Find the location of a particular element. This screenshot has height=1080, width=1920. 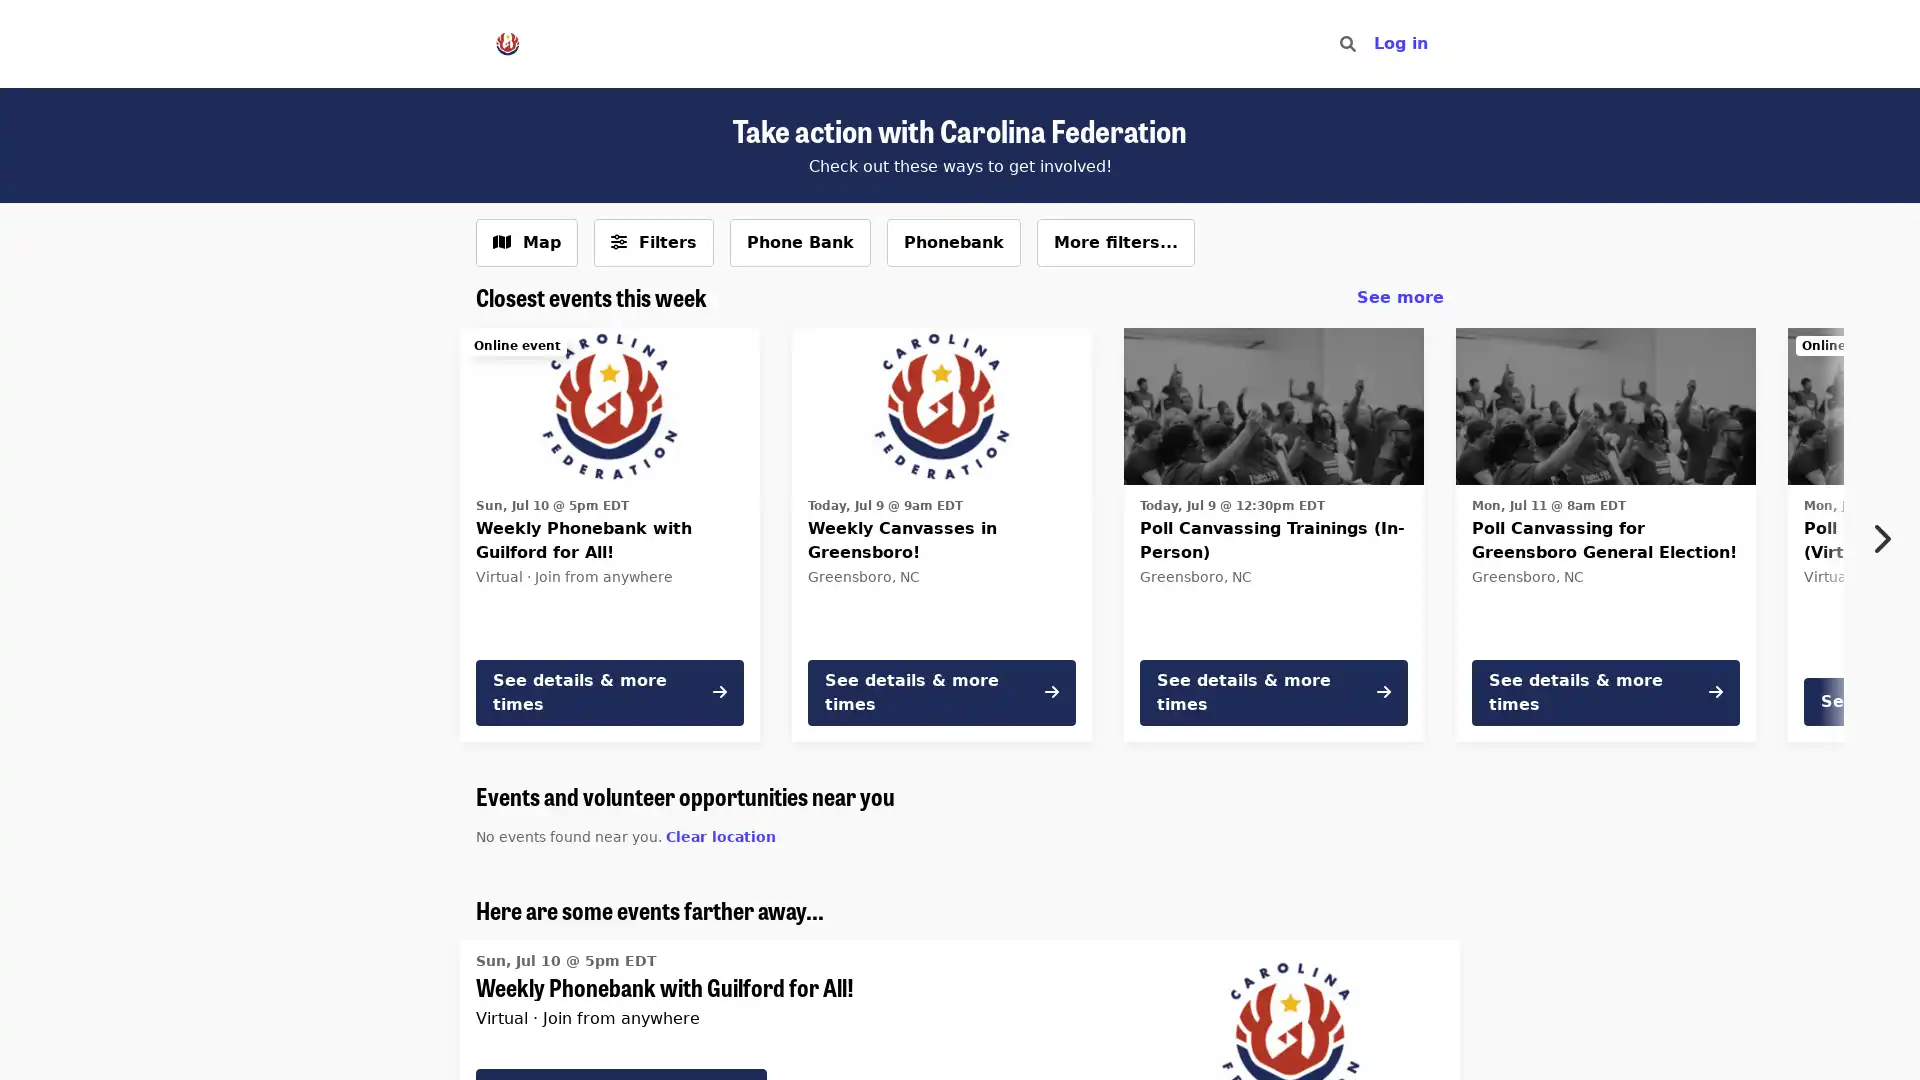

Phonebank is located at coordinates (953, 242).